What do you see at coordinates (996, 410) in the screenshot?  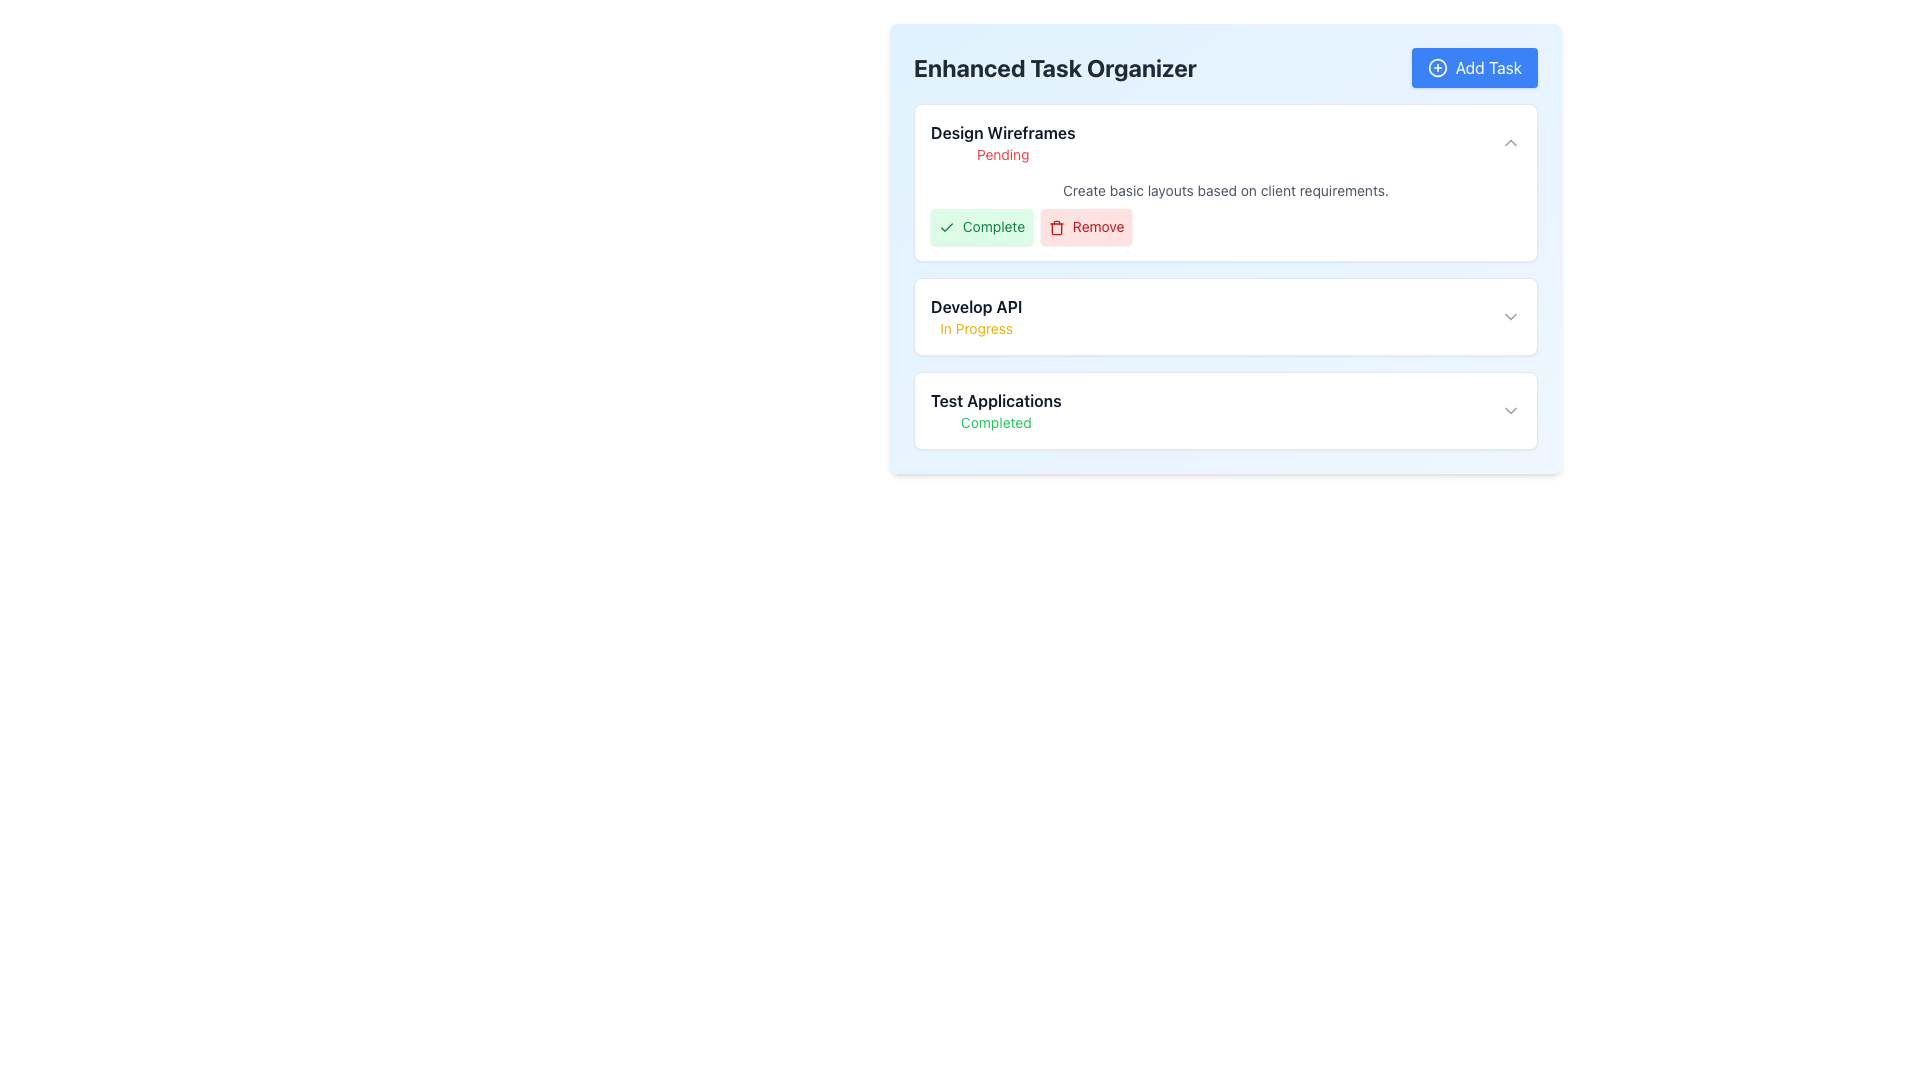 I see `text from the text block labeled 'Test Applications' with the subheading 'Completed', which is the third task card in the main content area of the application` at bounding box center [996, 410].